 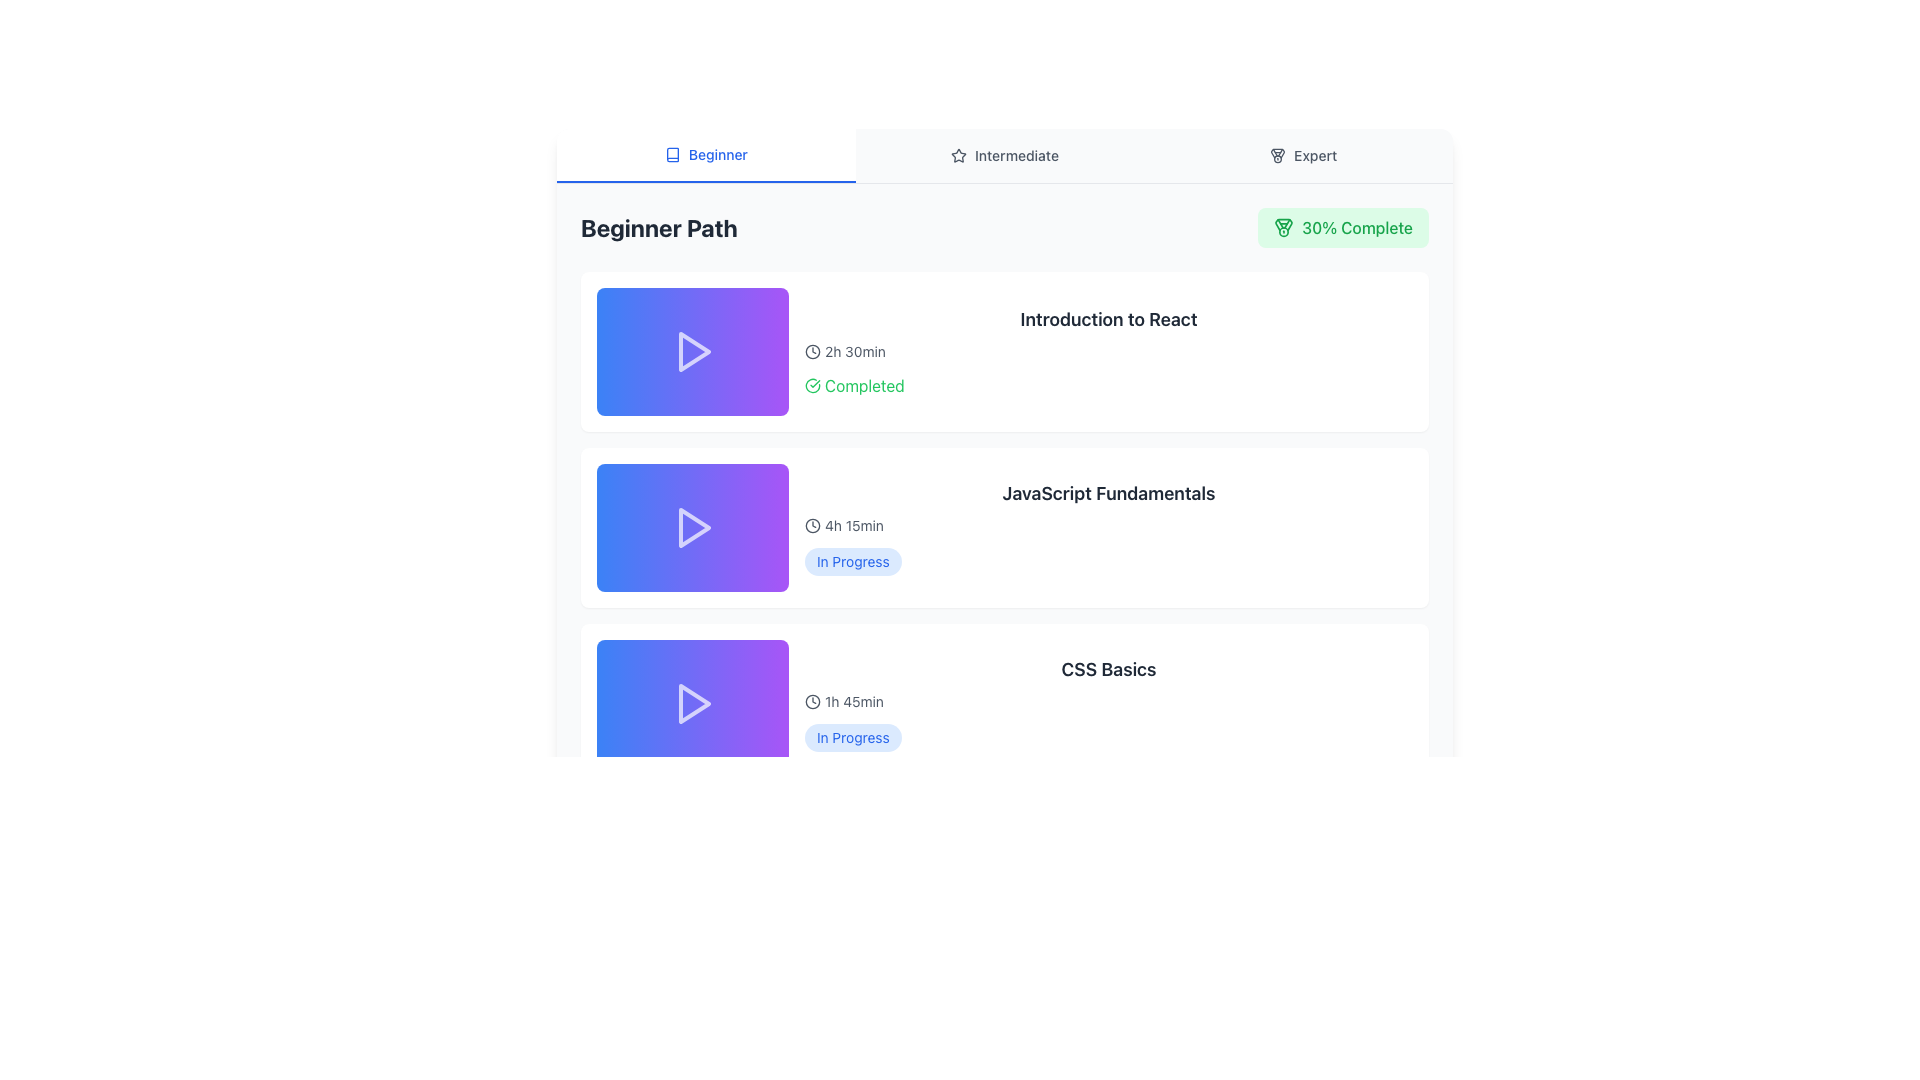 I want to click on course title from the Course Selector Card that displays 'JavaScript Fundamentals', which is the second card in the list of courses, so click(x=1004, y=527).